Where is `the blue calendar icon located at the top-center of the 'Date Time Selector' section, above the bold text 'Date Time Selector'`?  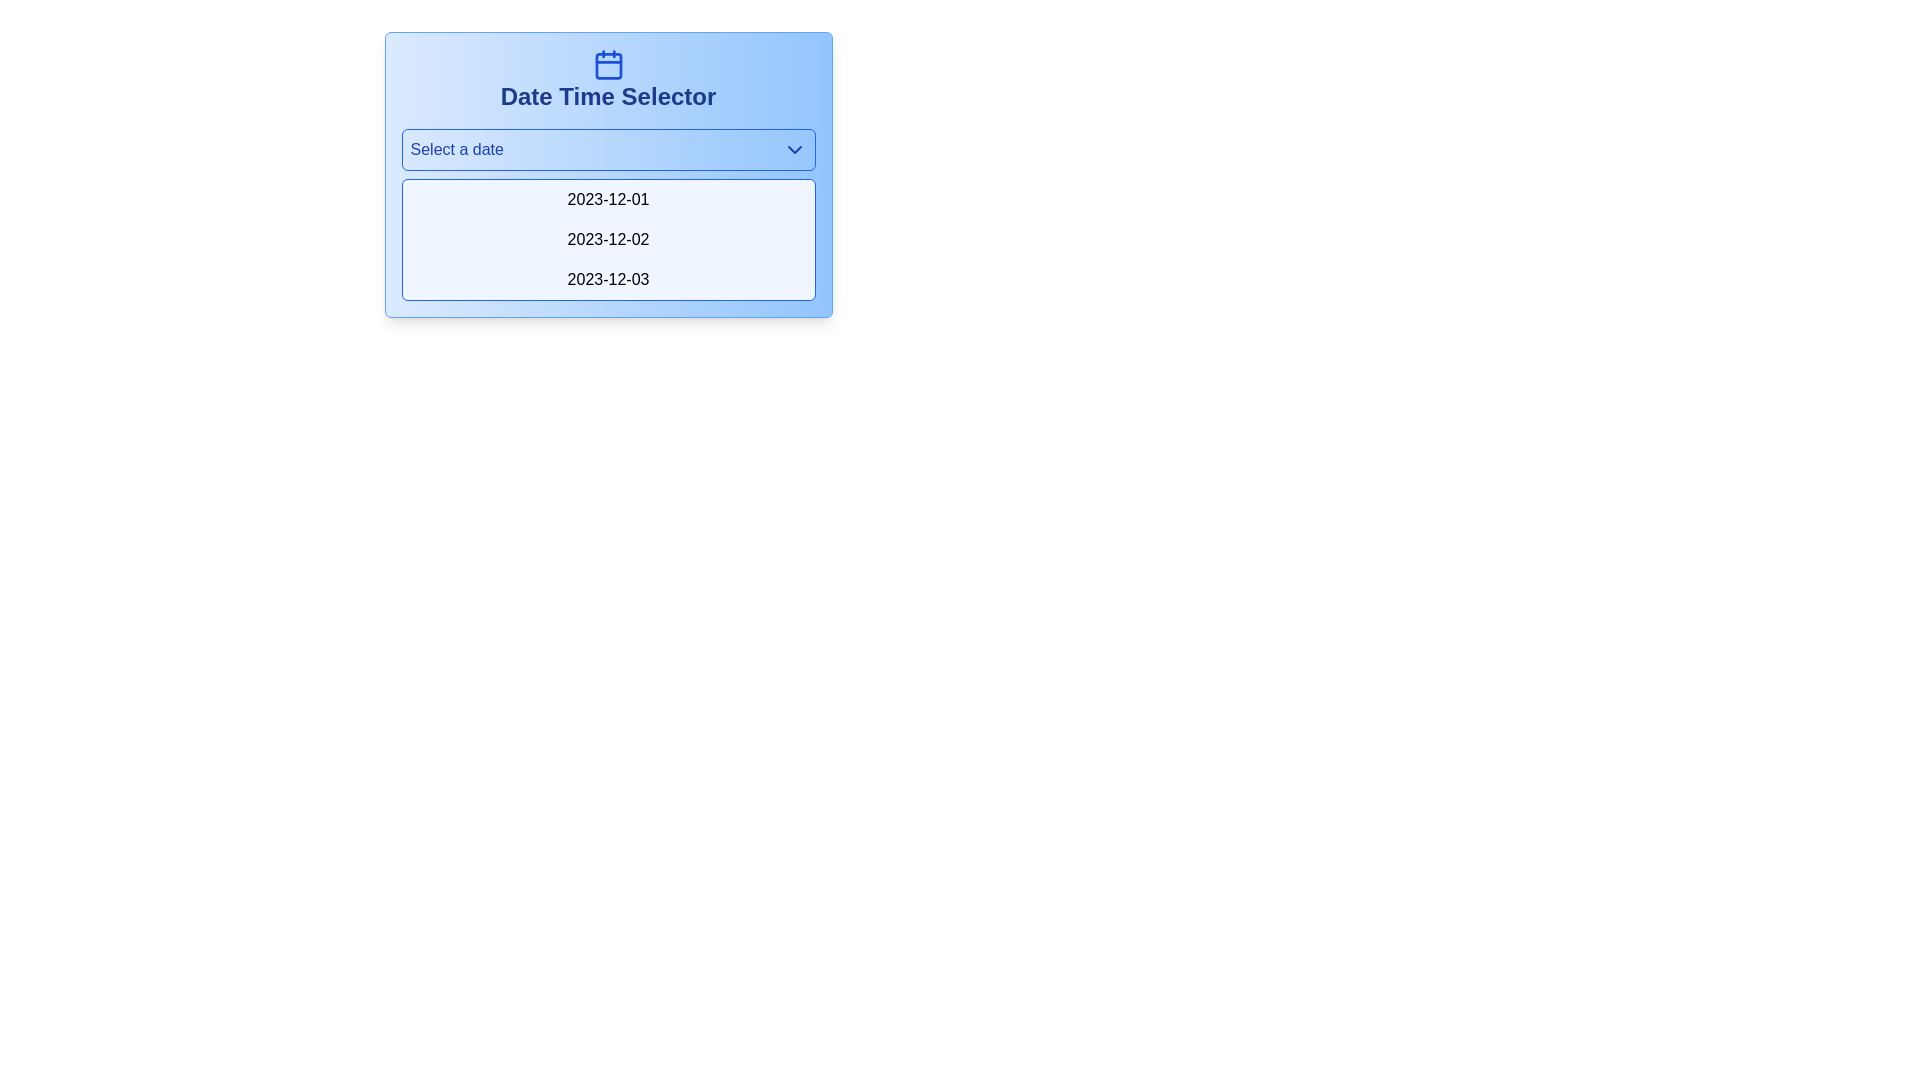 the blue calendar icon located at the top-center of the 'Date Time Selector' section, above the bold text 'Date Time Selector' is located at coordinates (607, 64).